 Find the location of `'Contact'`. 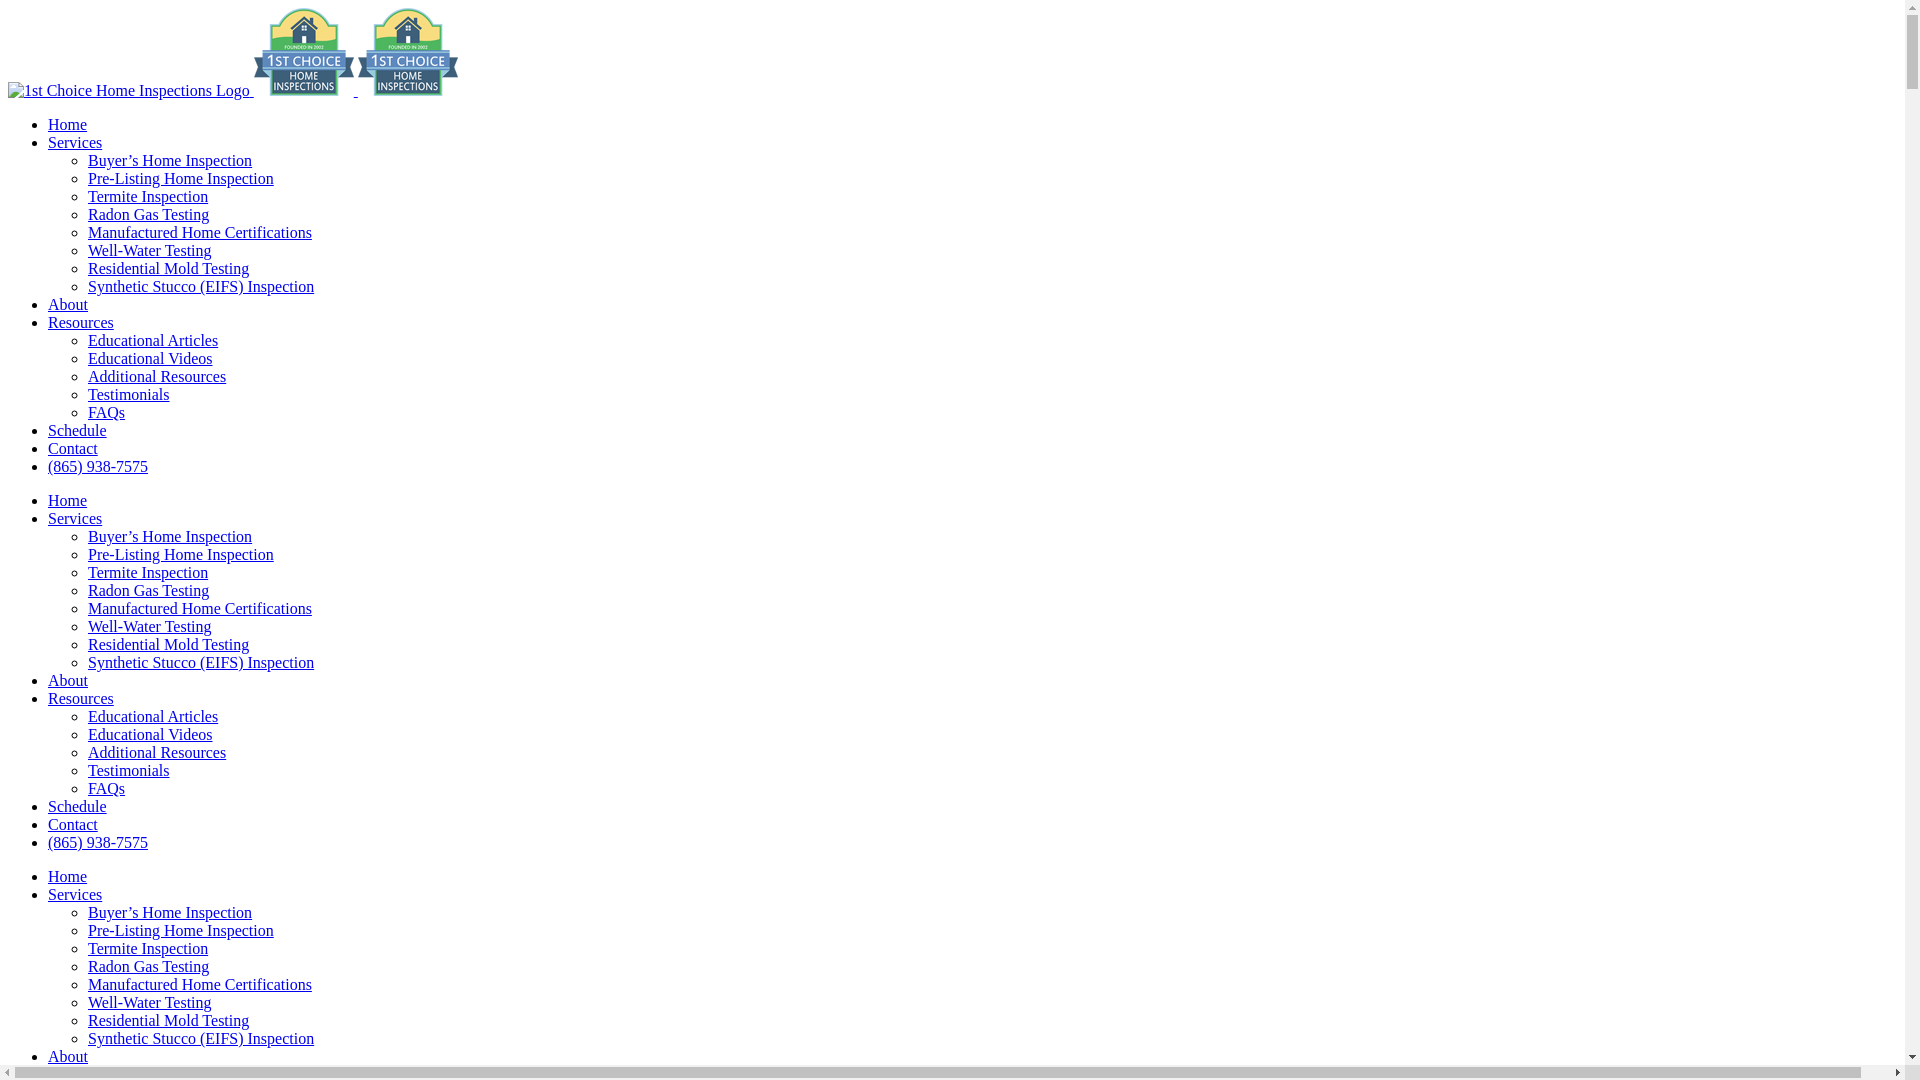

'Contact' is located at coordinates (72, 447).